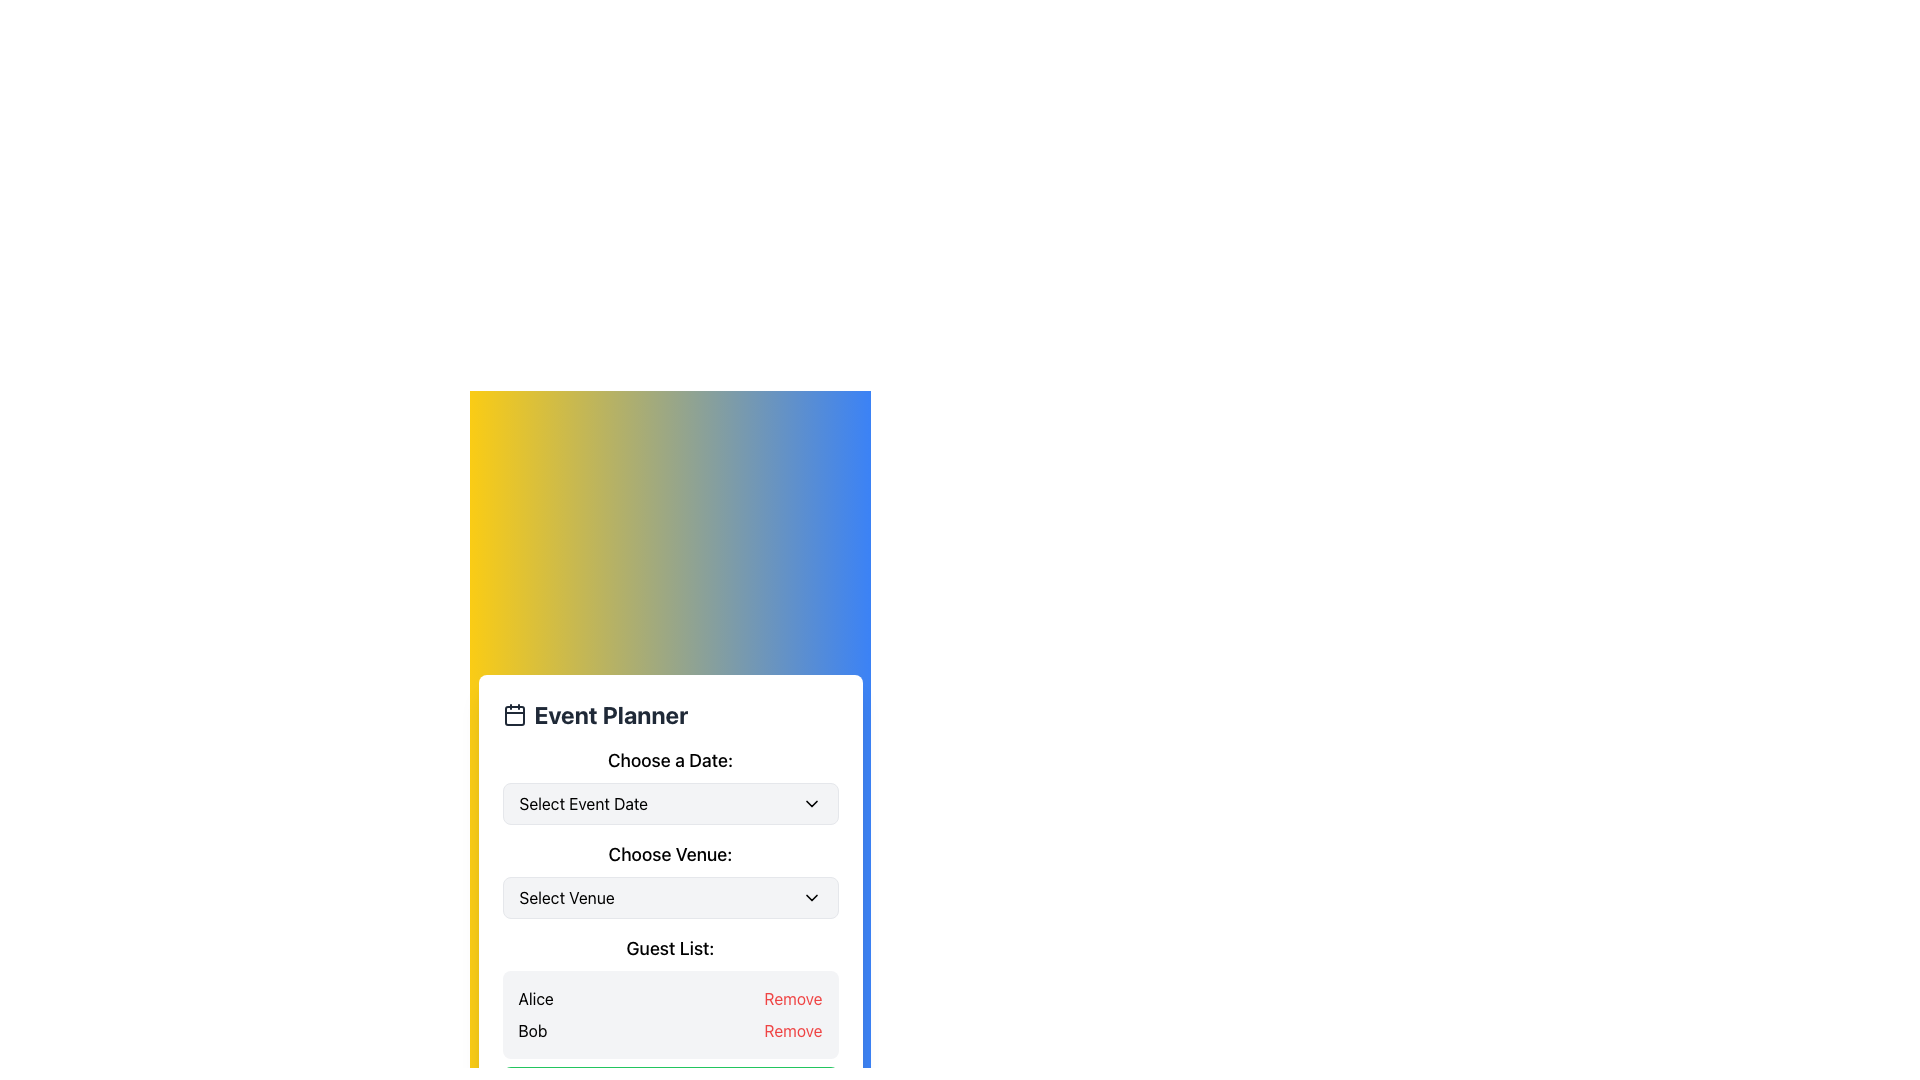  Describe the element at coordinates (811, 802) in the screenshot. I see `the Chevron Icon located on the right edge of the dropdown selector for event dates, next to the text 'Select Event Date'` at that location.